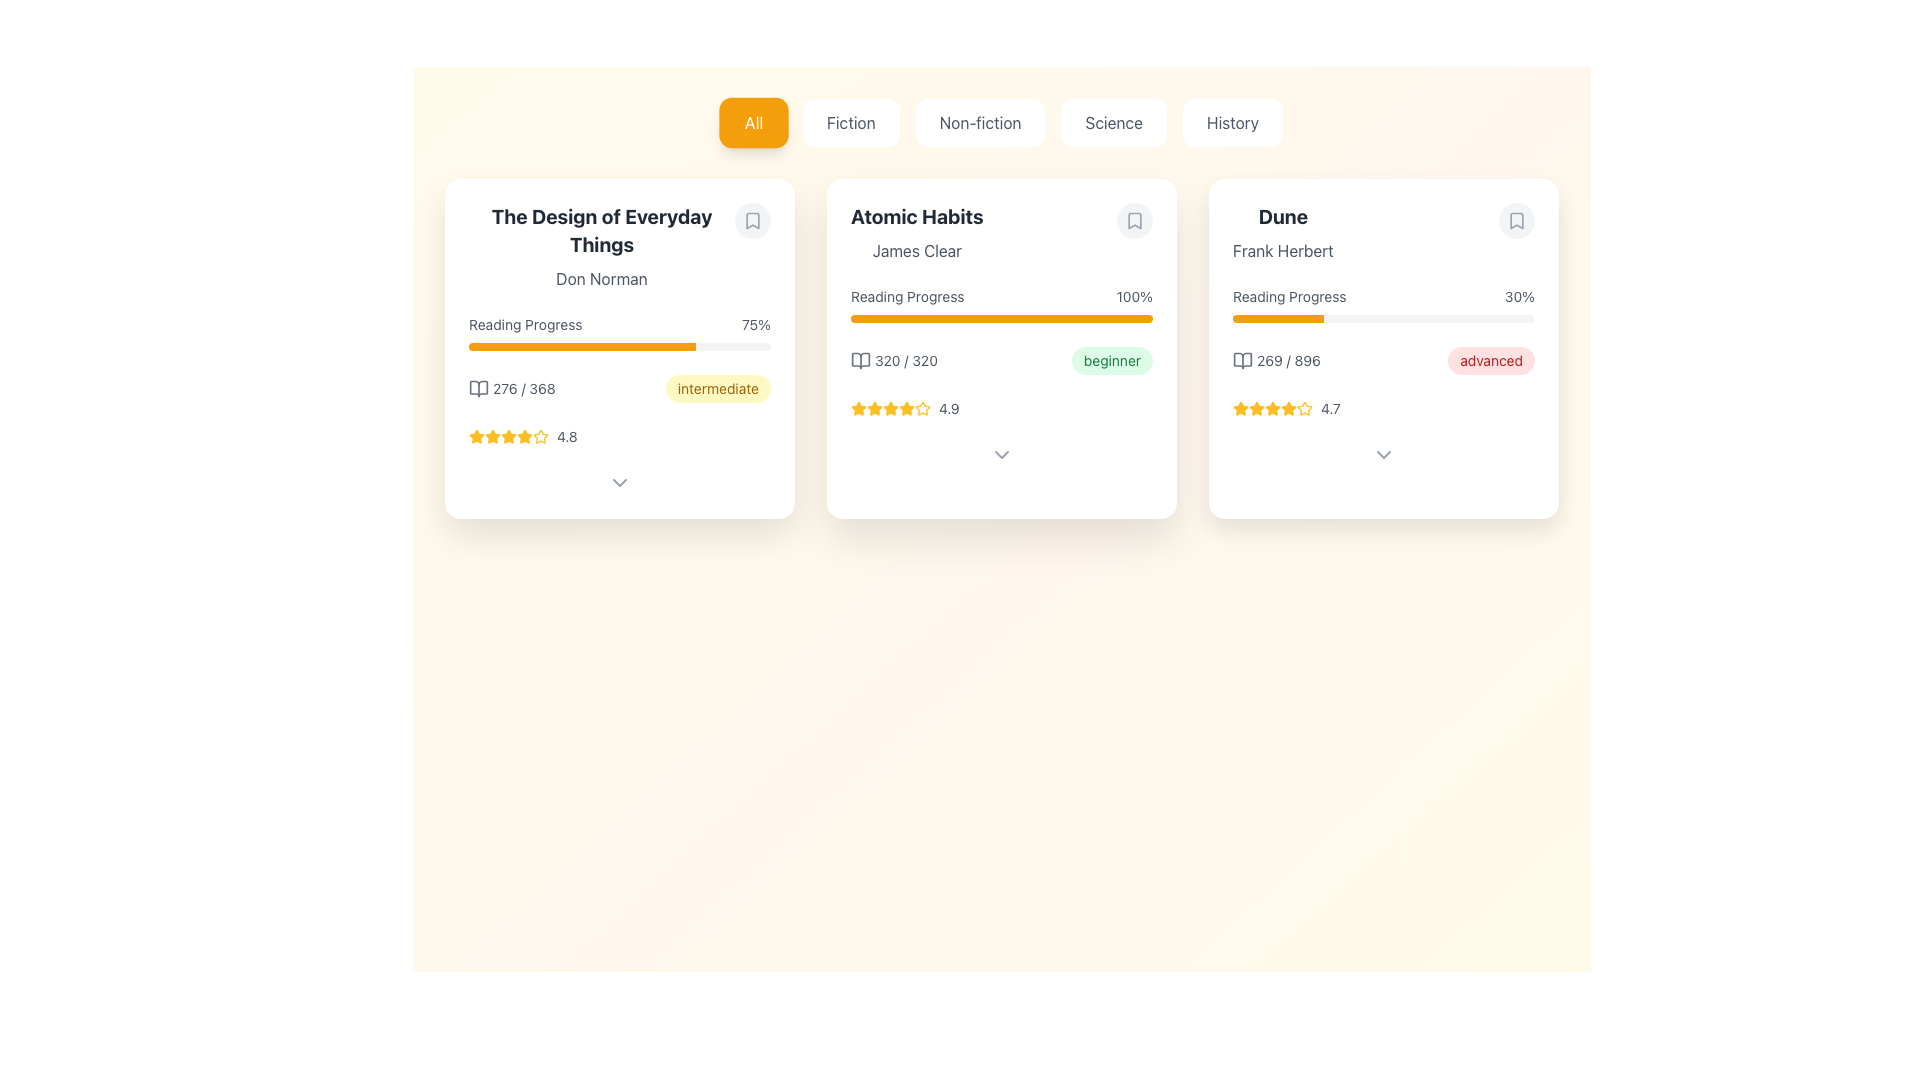 This screenshot has height=1080, width=1920. Describe the element at coordinates (906, 297) in the screenshot. I see `the static text label displaying 'Reading Progress', which is part of the 'Atomic Habits' card in the second column of the grid` at that location.